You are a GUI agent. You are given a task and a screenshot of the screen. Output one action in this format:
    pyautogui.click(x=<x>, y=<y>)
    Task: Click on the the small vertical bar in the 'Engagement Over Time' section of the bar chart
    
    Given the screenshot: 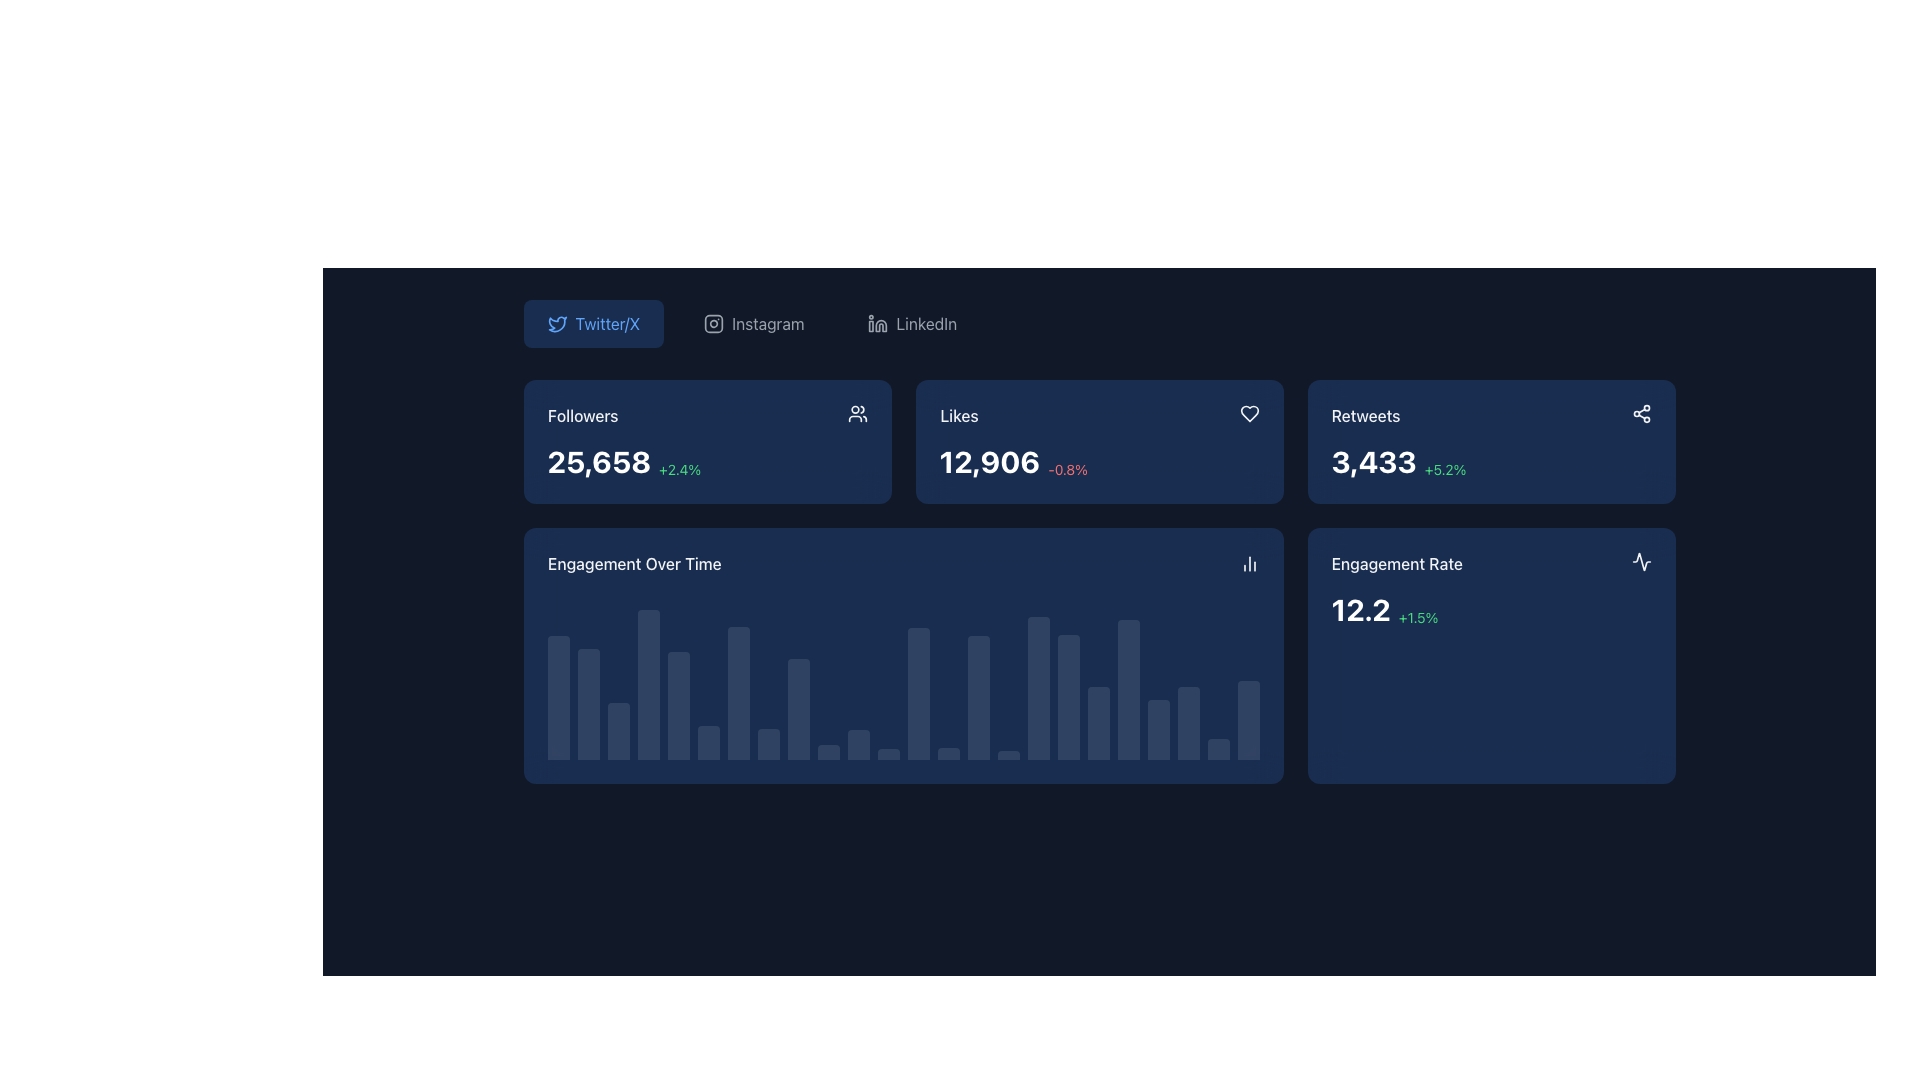 What is the action you would take?
    pyautogui.click(x=828, y=752)
    